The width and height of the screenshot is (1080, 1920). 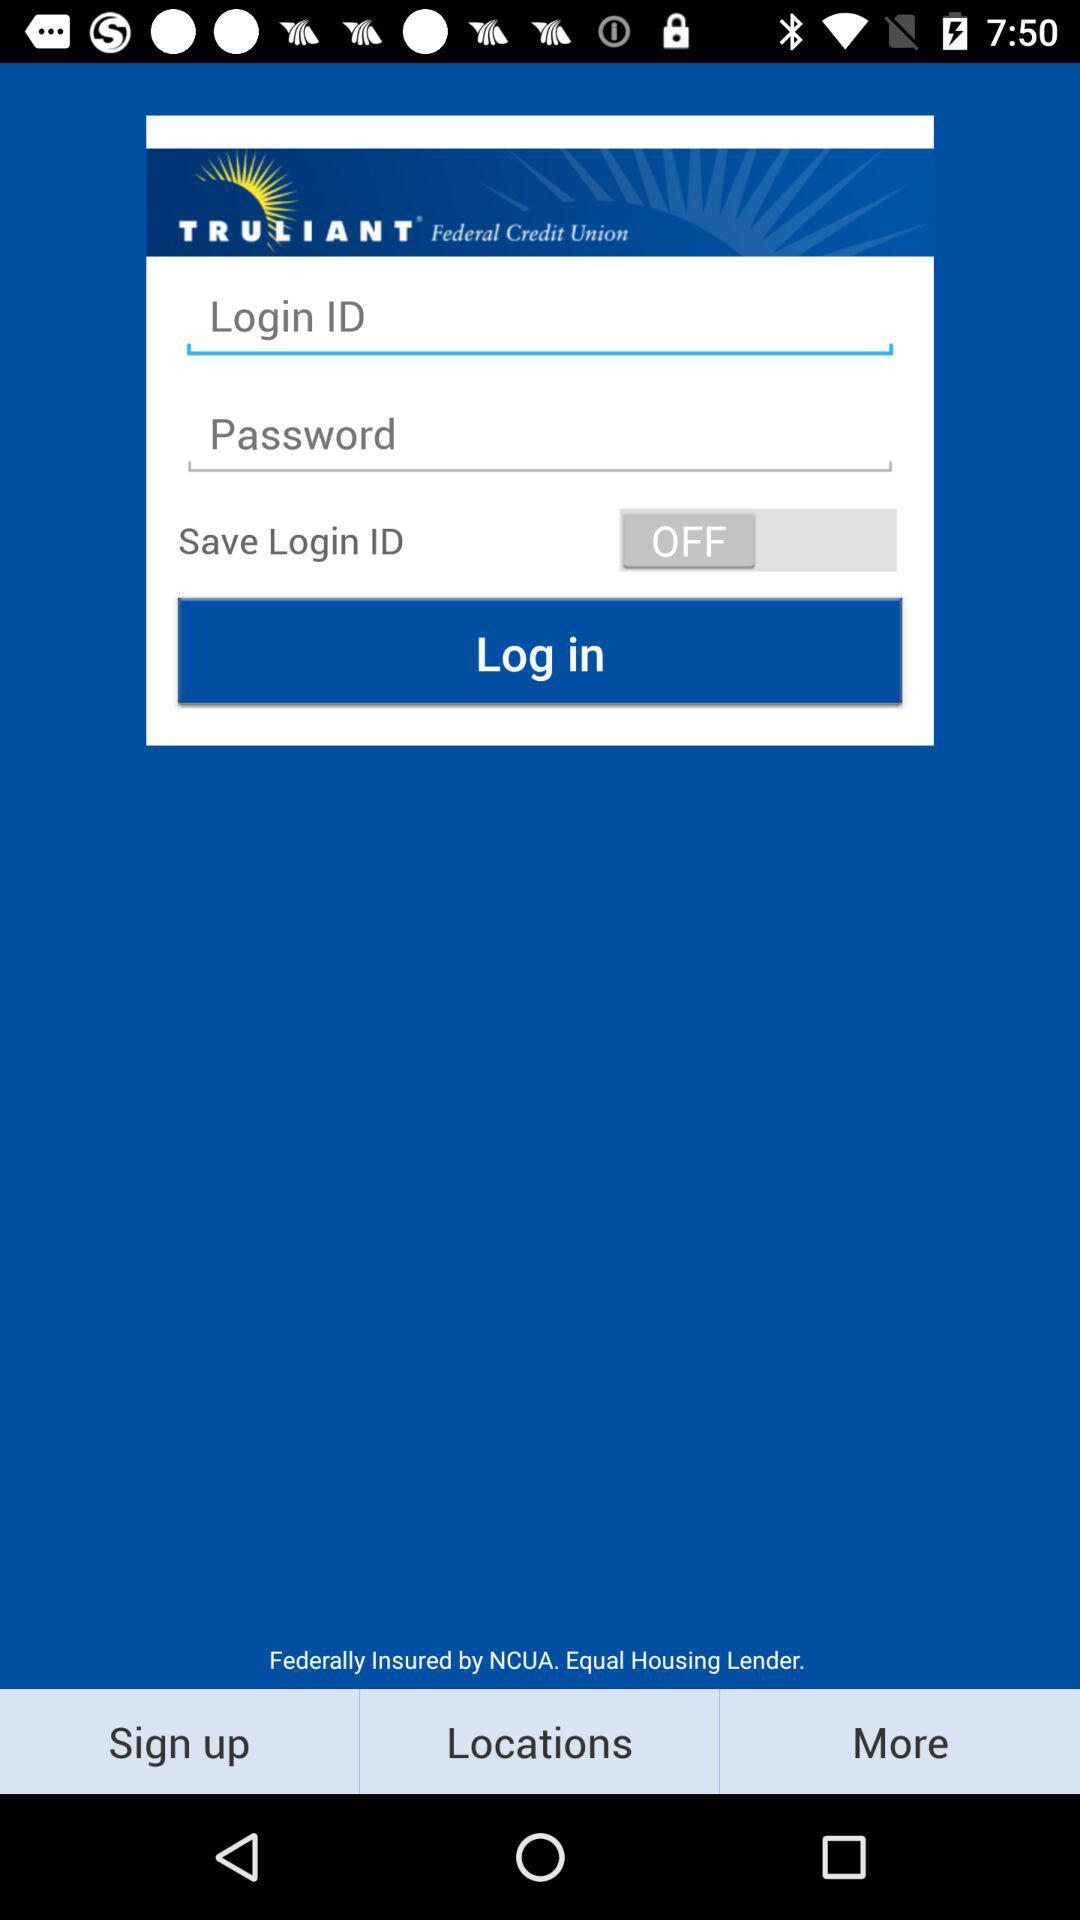 I want to click on the item to the right of locations, so click(x=898, y=1740).